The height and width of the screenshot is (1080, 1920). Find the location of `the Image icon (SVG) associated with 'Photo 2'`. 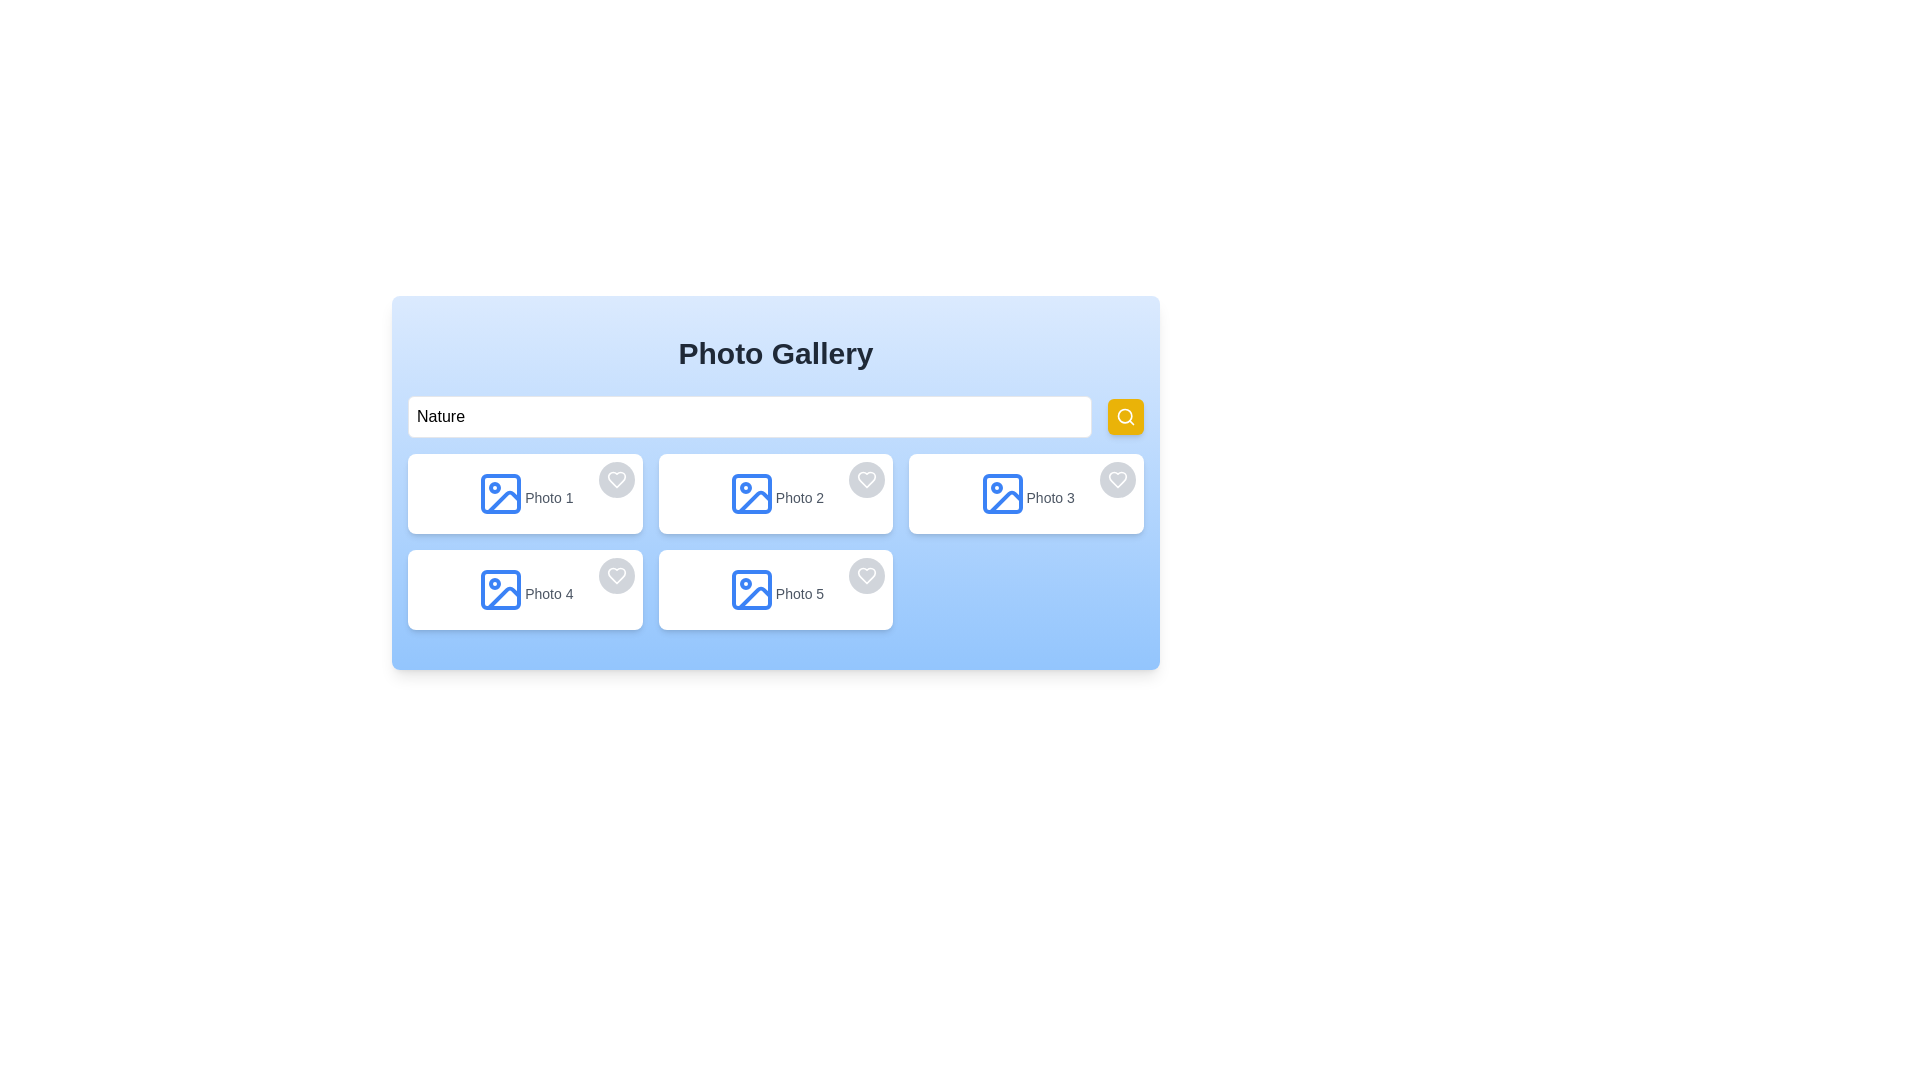

the Image icon (SVG) associated with 'Photo 2' is located at coordinates (750, 493).